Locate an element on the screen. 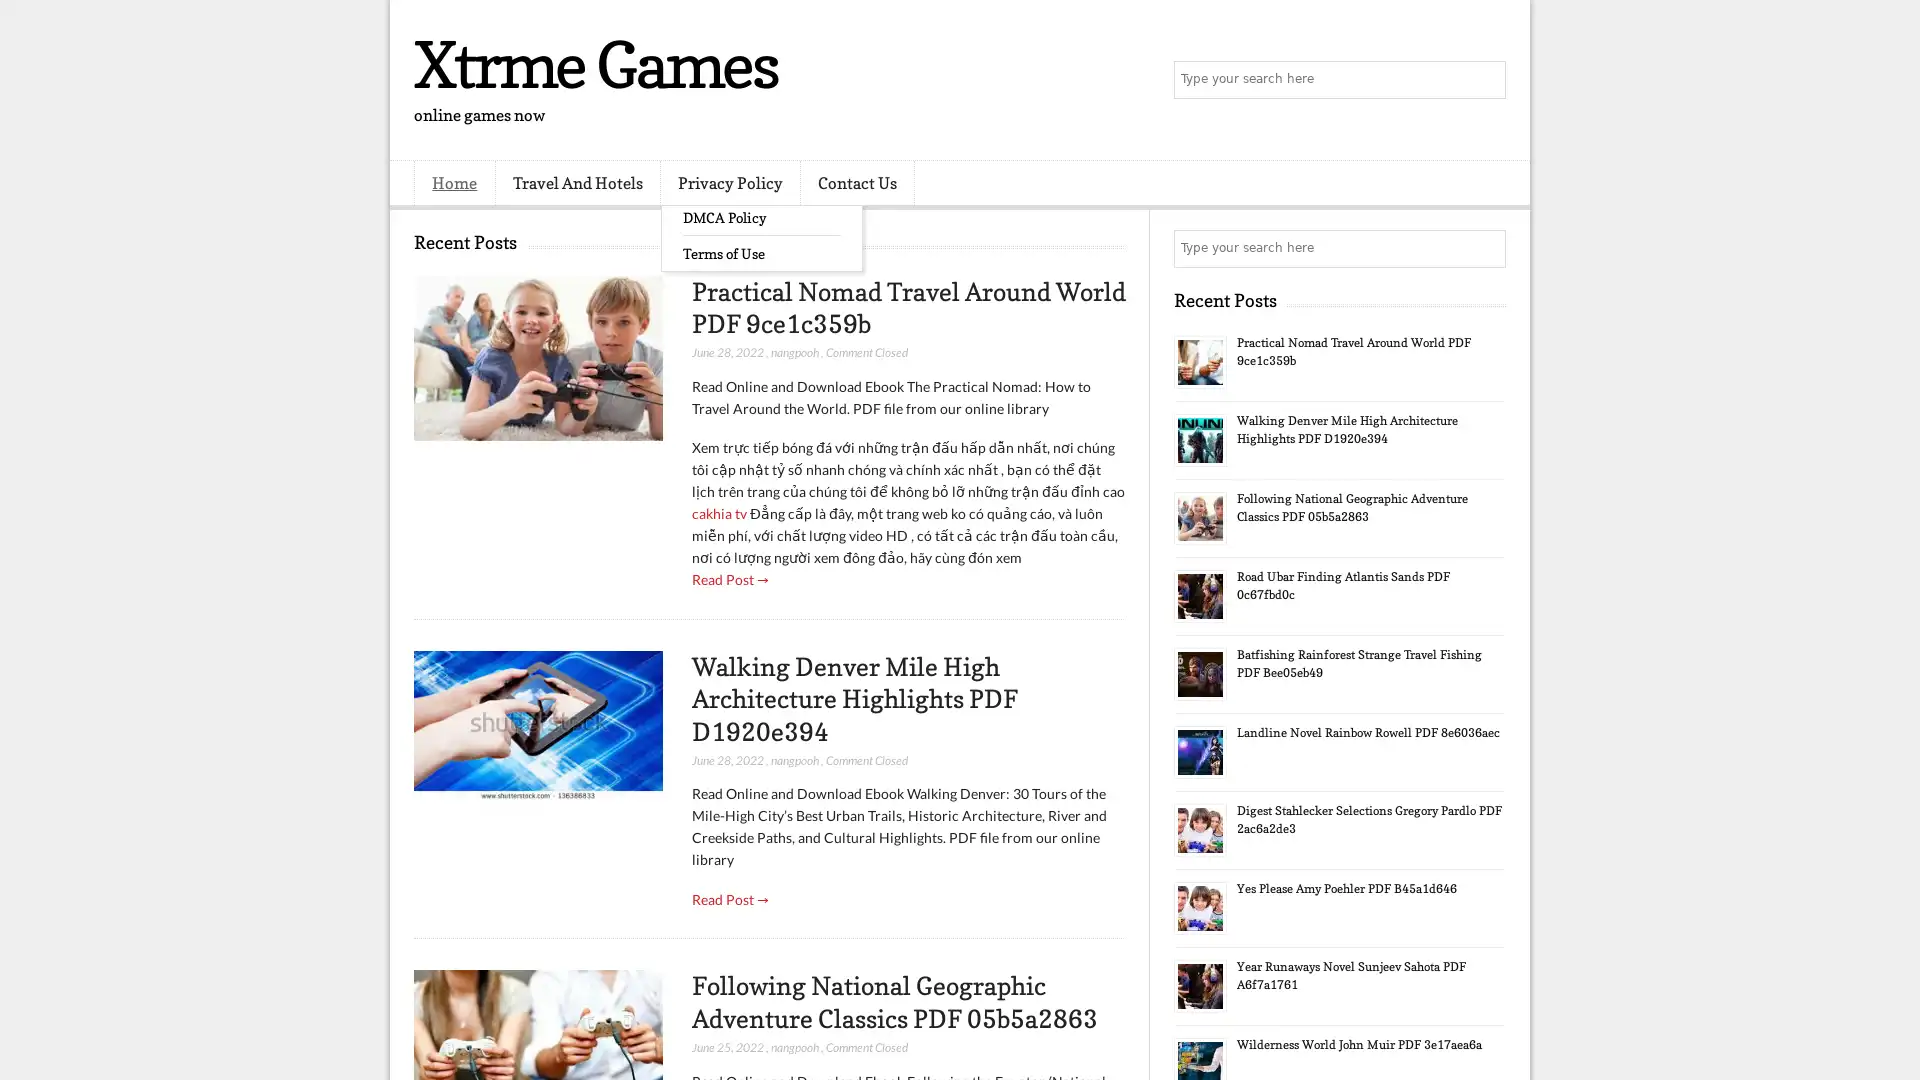  Search is located at coordinates (1485, 80).